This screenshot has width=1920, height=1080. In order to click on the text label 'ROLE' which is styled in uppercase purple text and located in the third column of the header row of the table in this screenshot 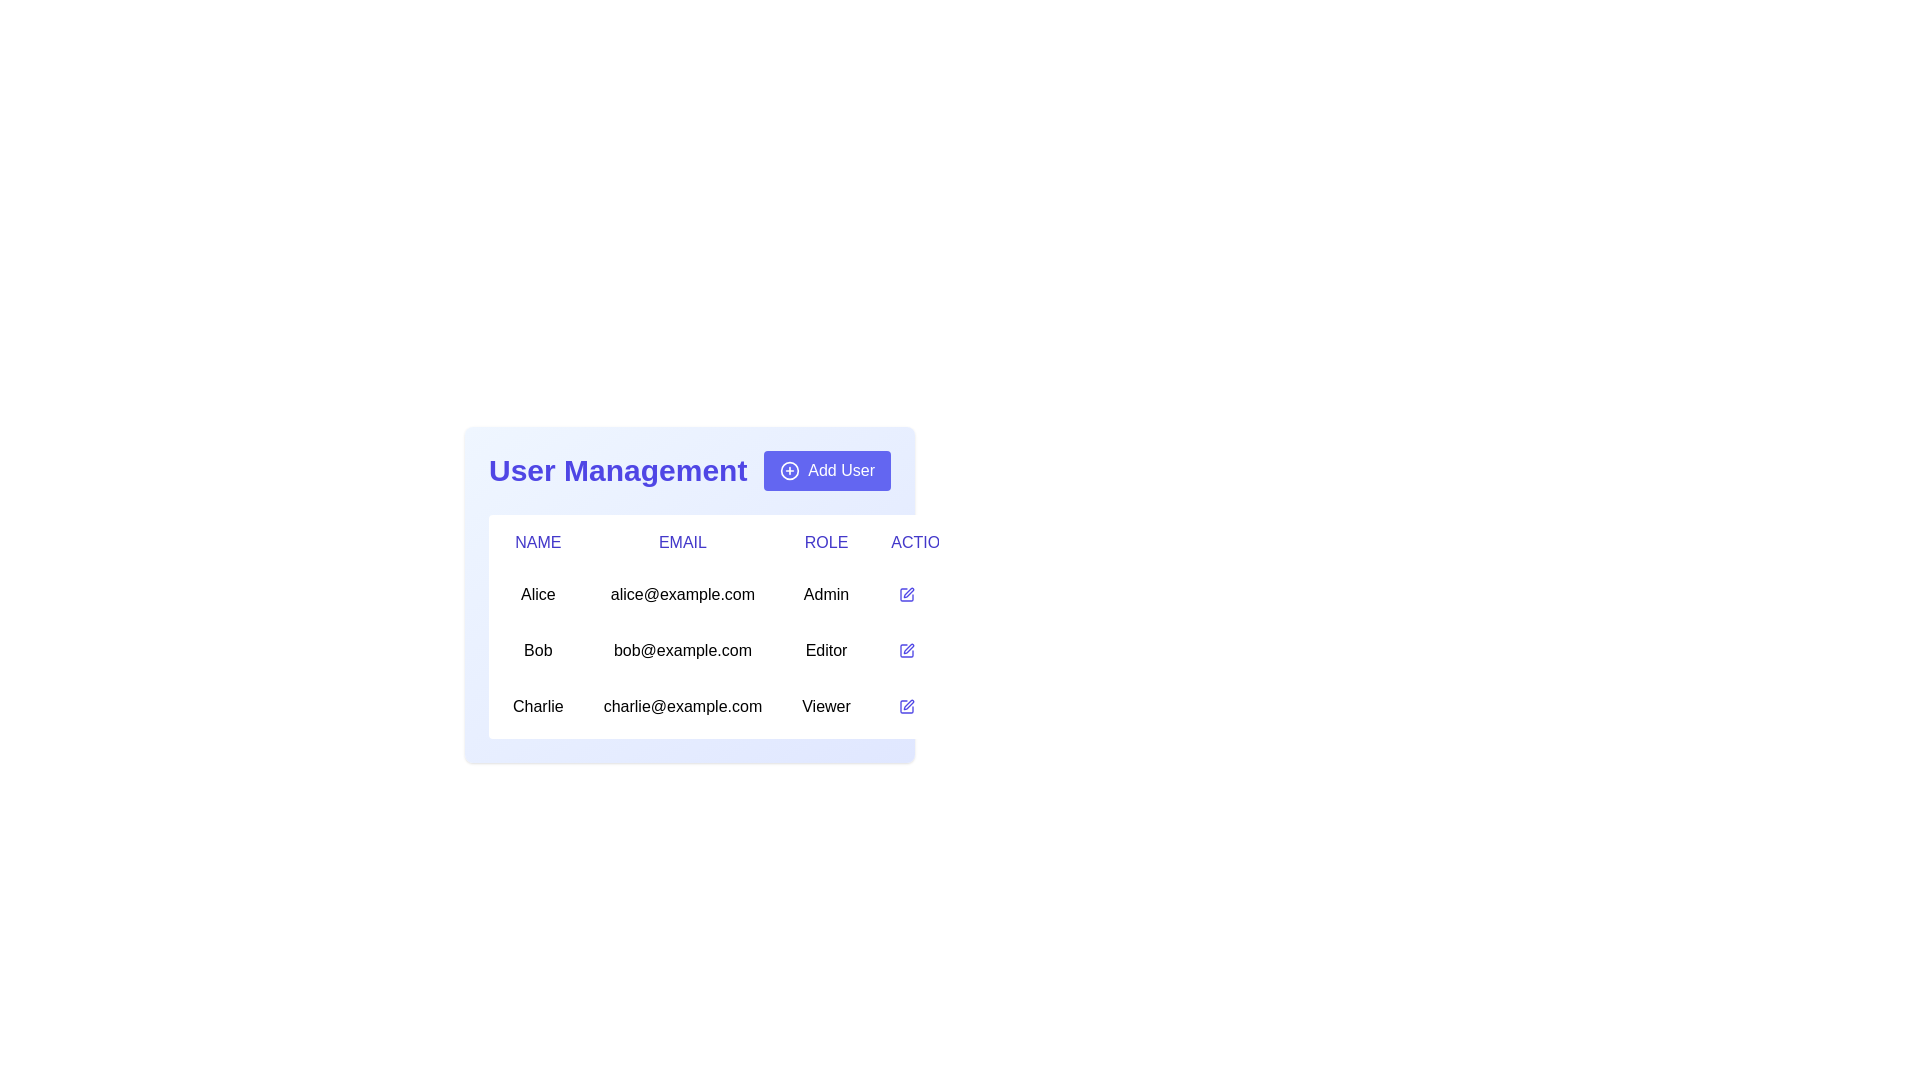, I will do `click(826, 543)`.